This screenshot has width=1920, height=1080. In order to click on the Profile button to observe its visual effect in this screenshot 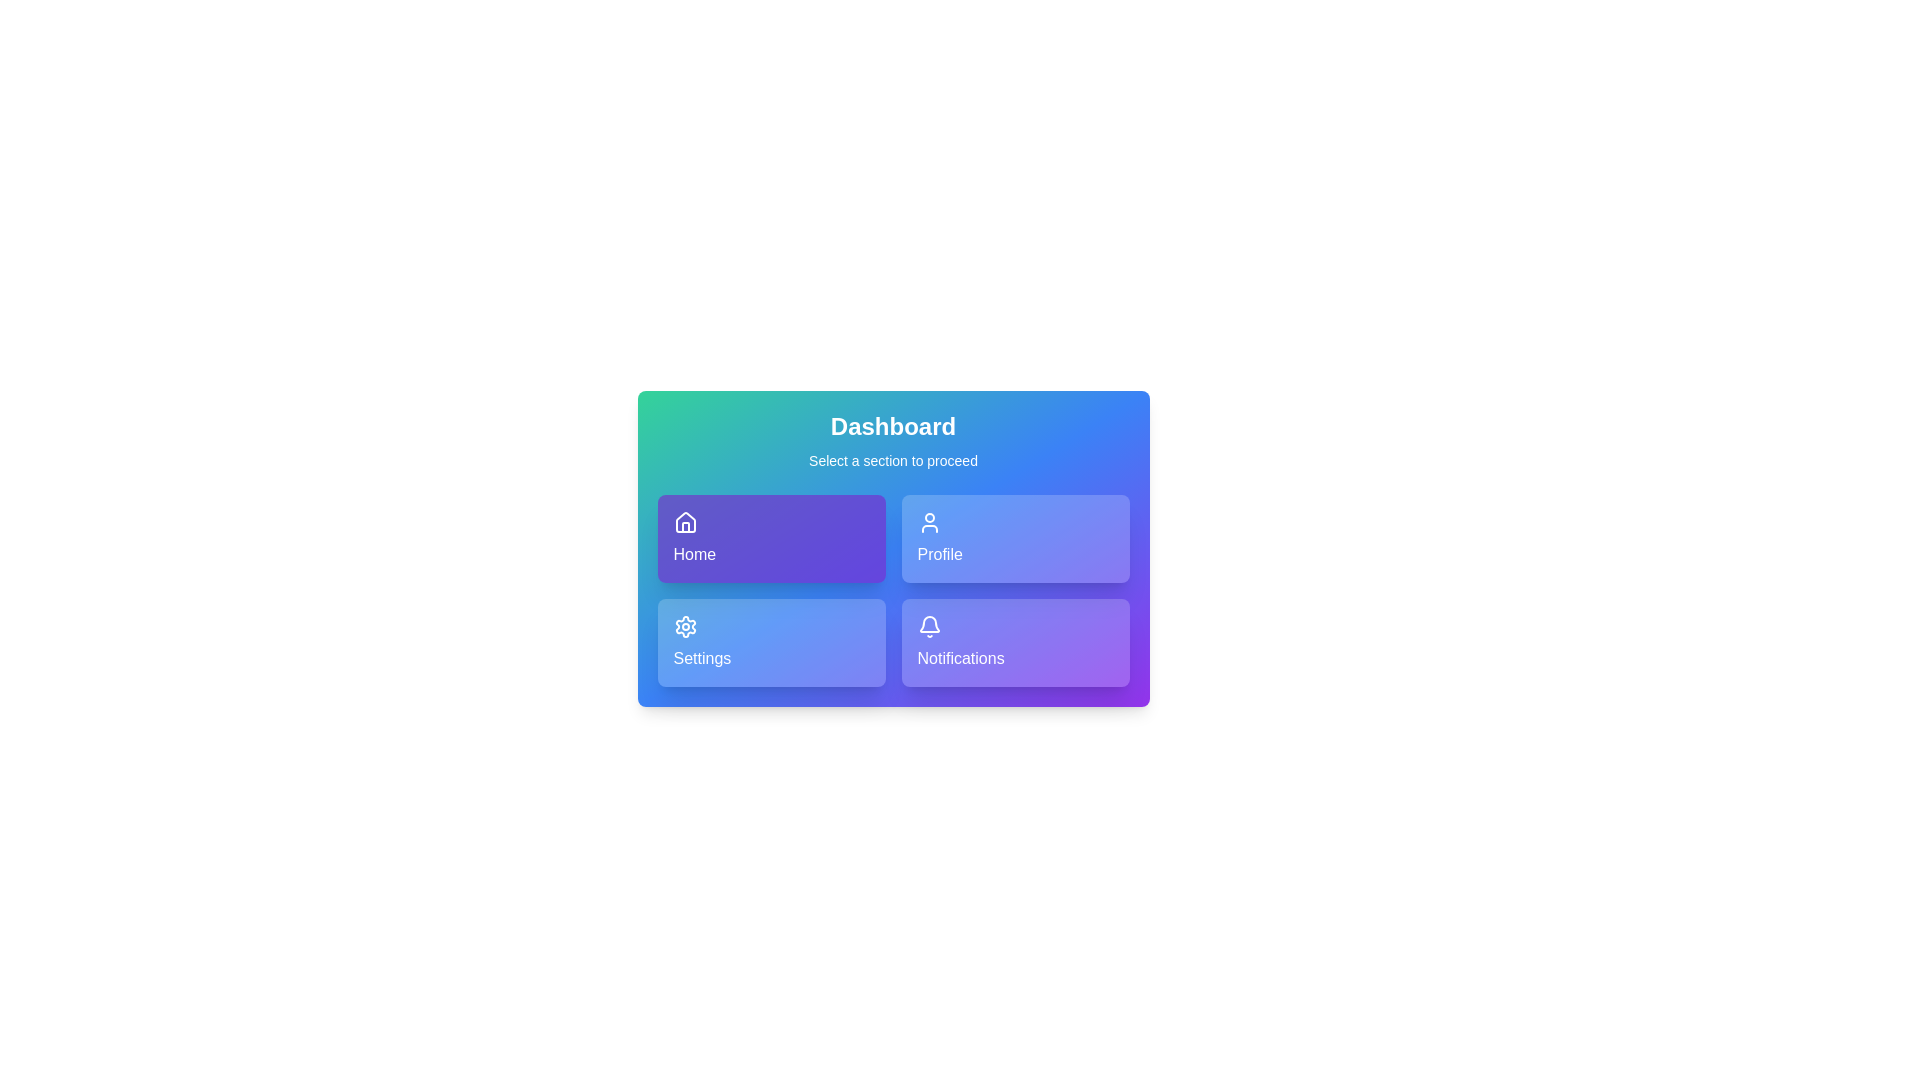, I will do `click(1015, 538)`.